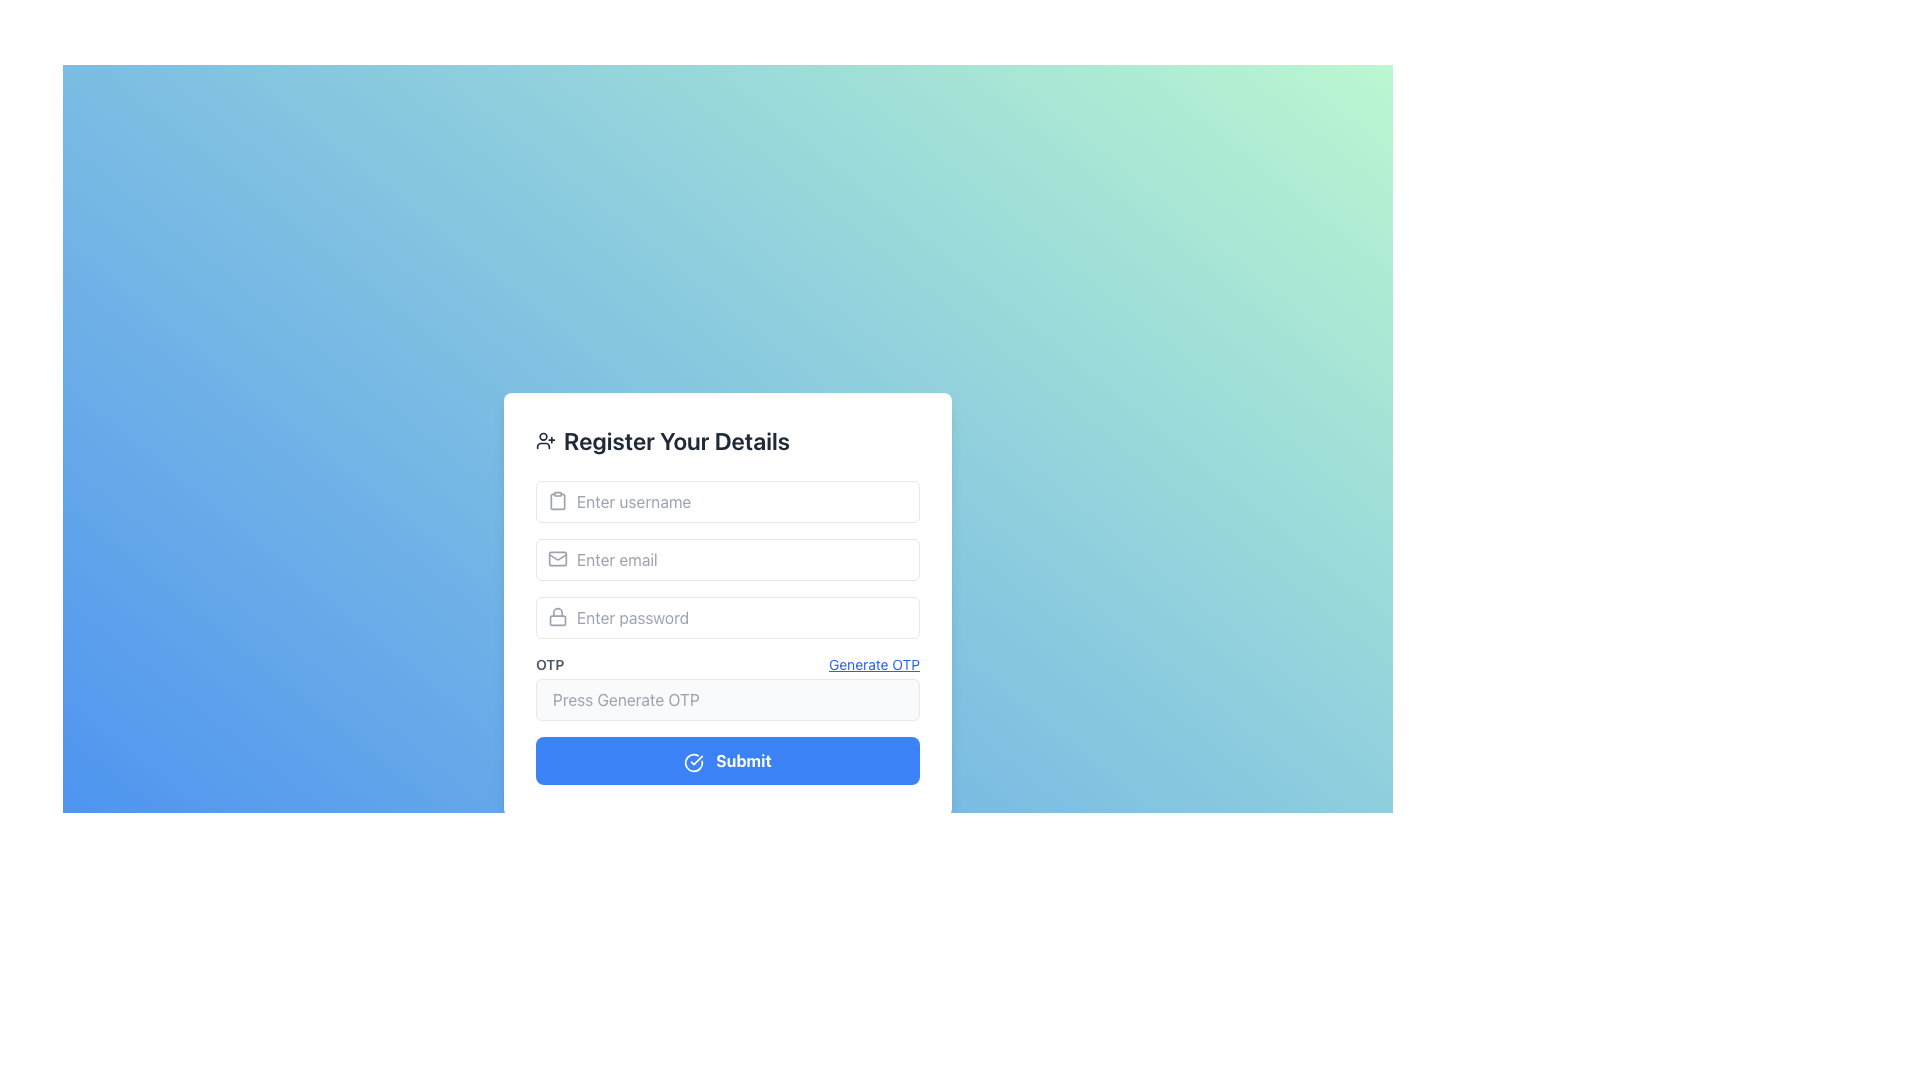 Image resolution: width=1920 pixels, height=1080 pixels. What do you see at coordinates (557, 556) in the screenshot?
I see `the mail icon component that represents email functionality, located to the left of the 'Enter email' text field in the user registration section` at bounding box center [557, 556].